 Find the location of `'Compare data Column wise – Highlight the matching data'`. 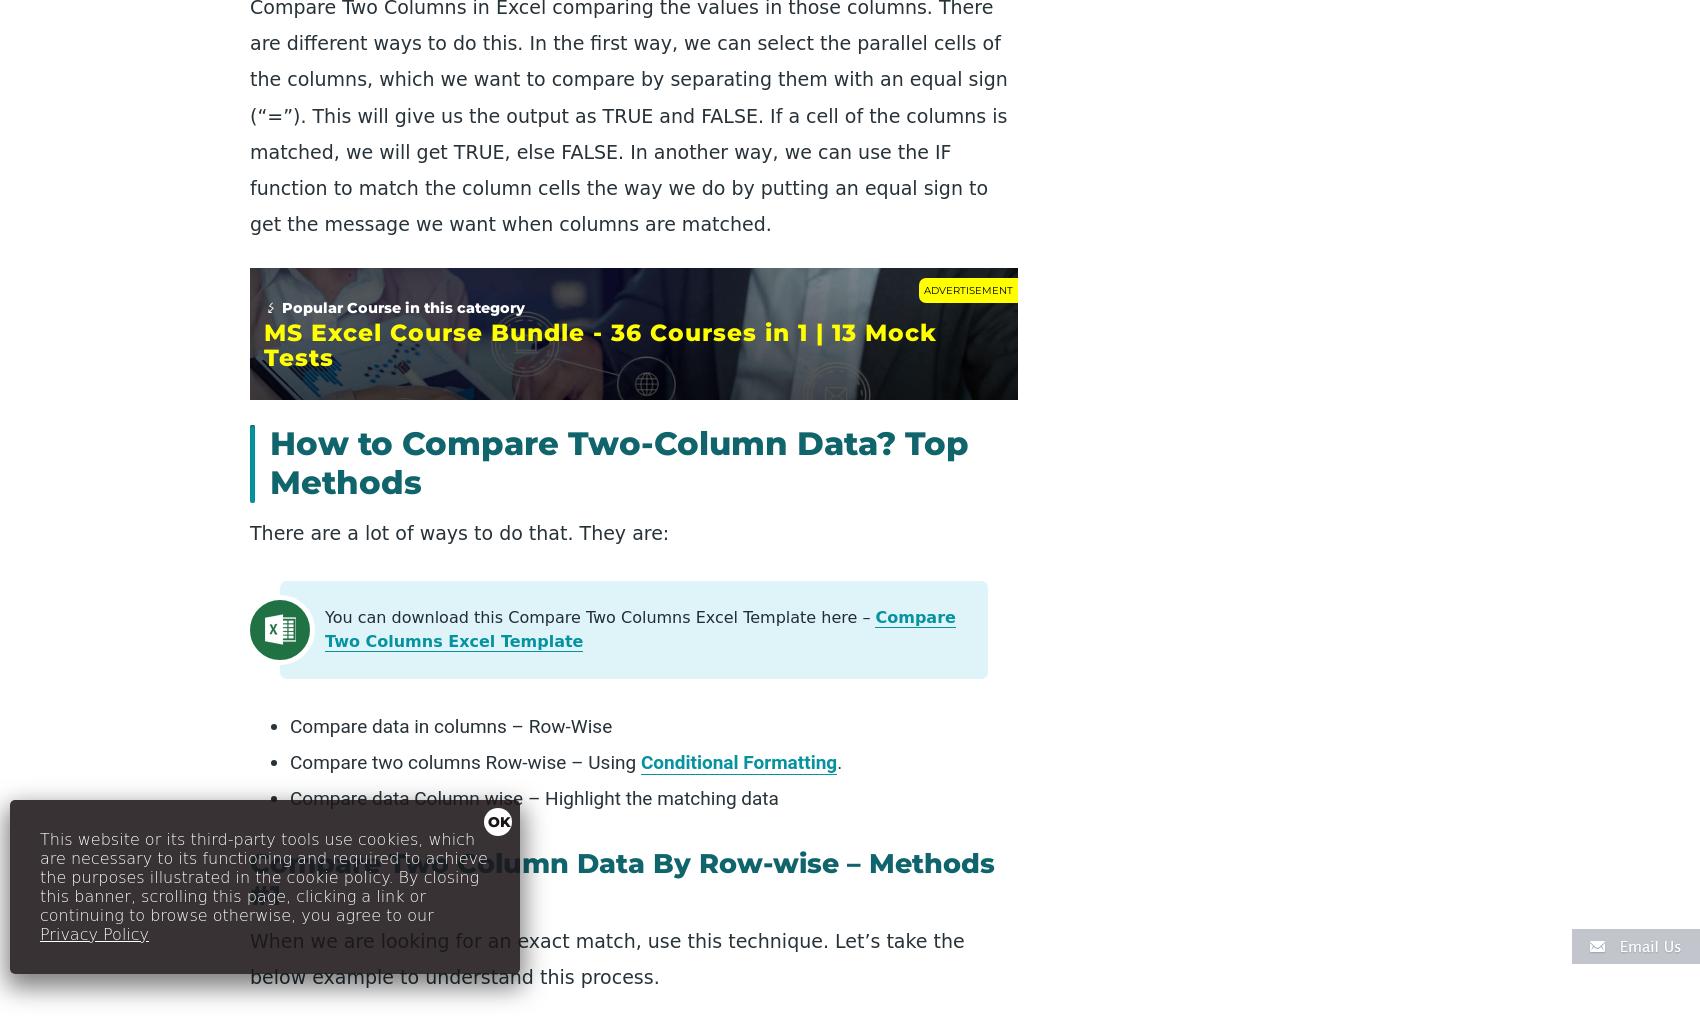

'Compare data Column wise – Highlight the matching data' is located at coordinates (532, 797).